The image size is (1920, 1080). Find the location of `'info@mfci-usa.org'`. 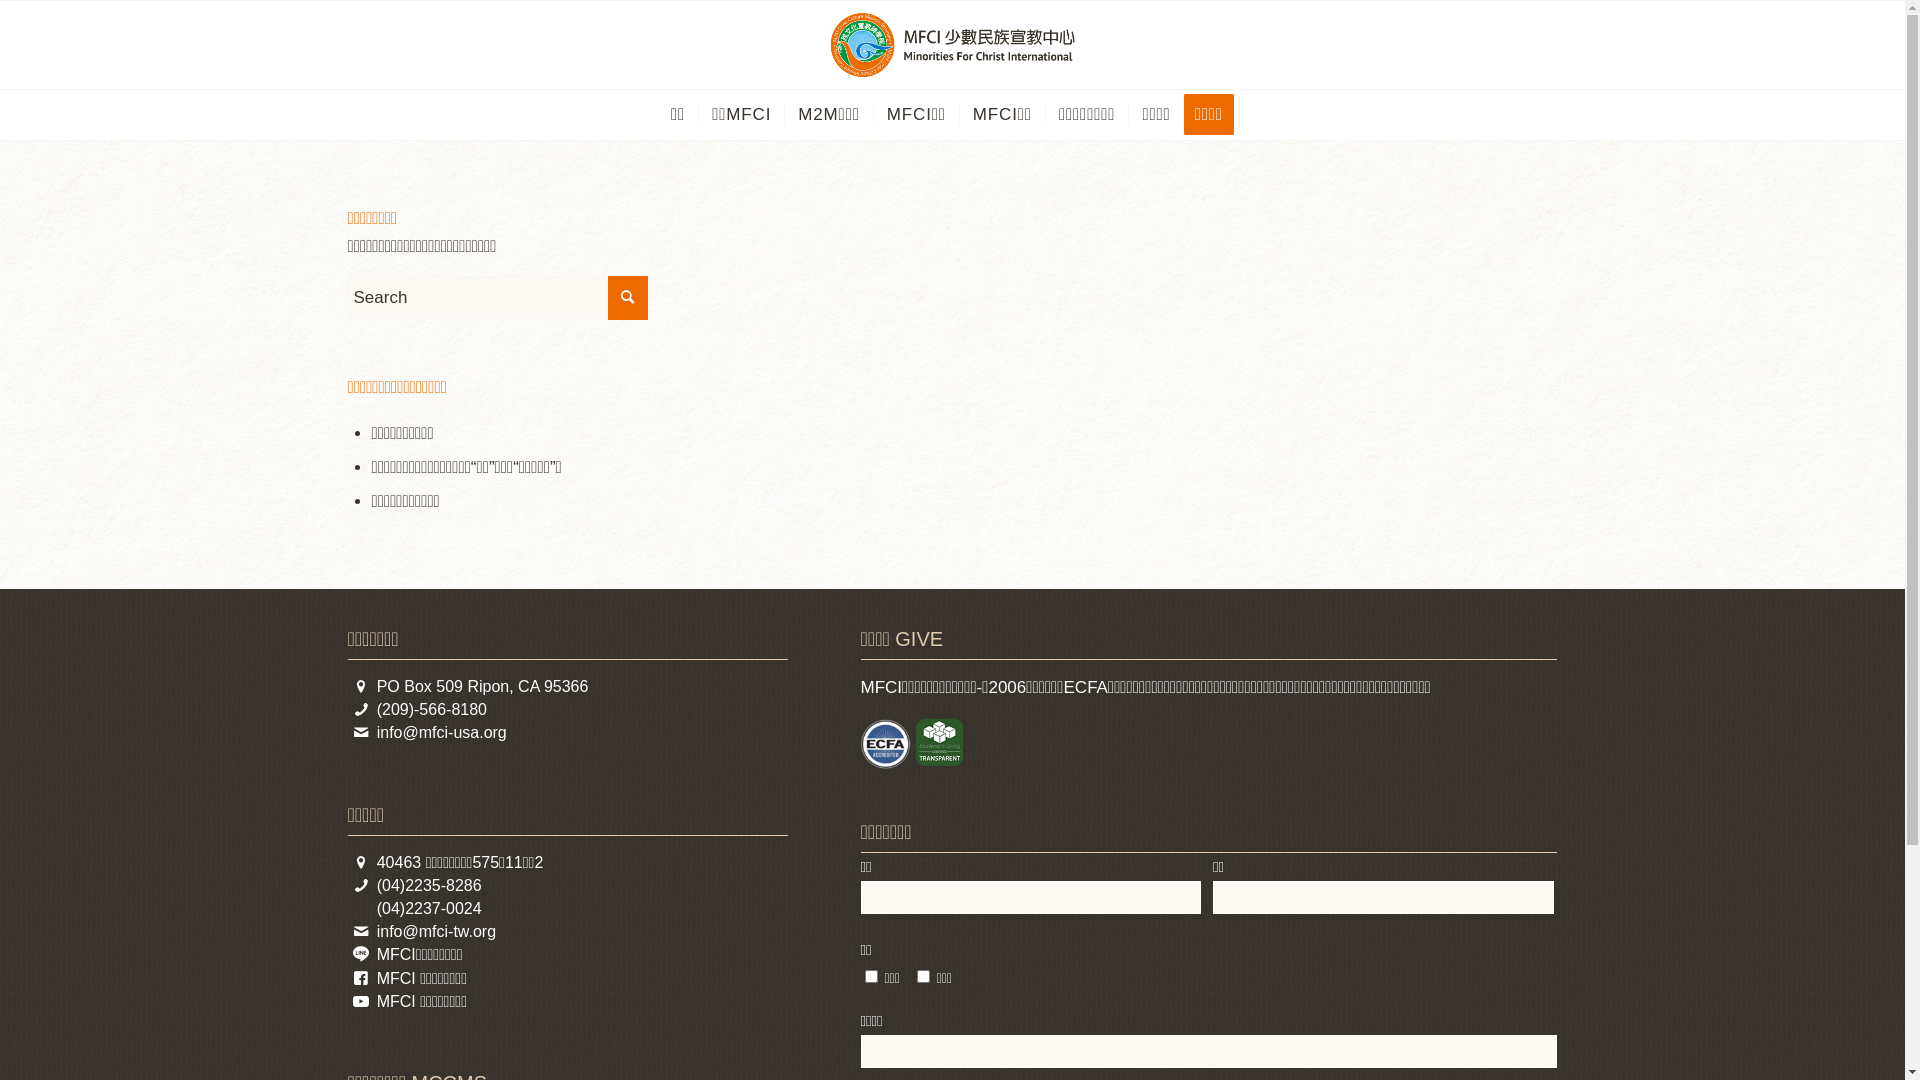

'info@mfci-usa.org' is located at coordinates (440, 732).